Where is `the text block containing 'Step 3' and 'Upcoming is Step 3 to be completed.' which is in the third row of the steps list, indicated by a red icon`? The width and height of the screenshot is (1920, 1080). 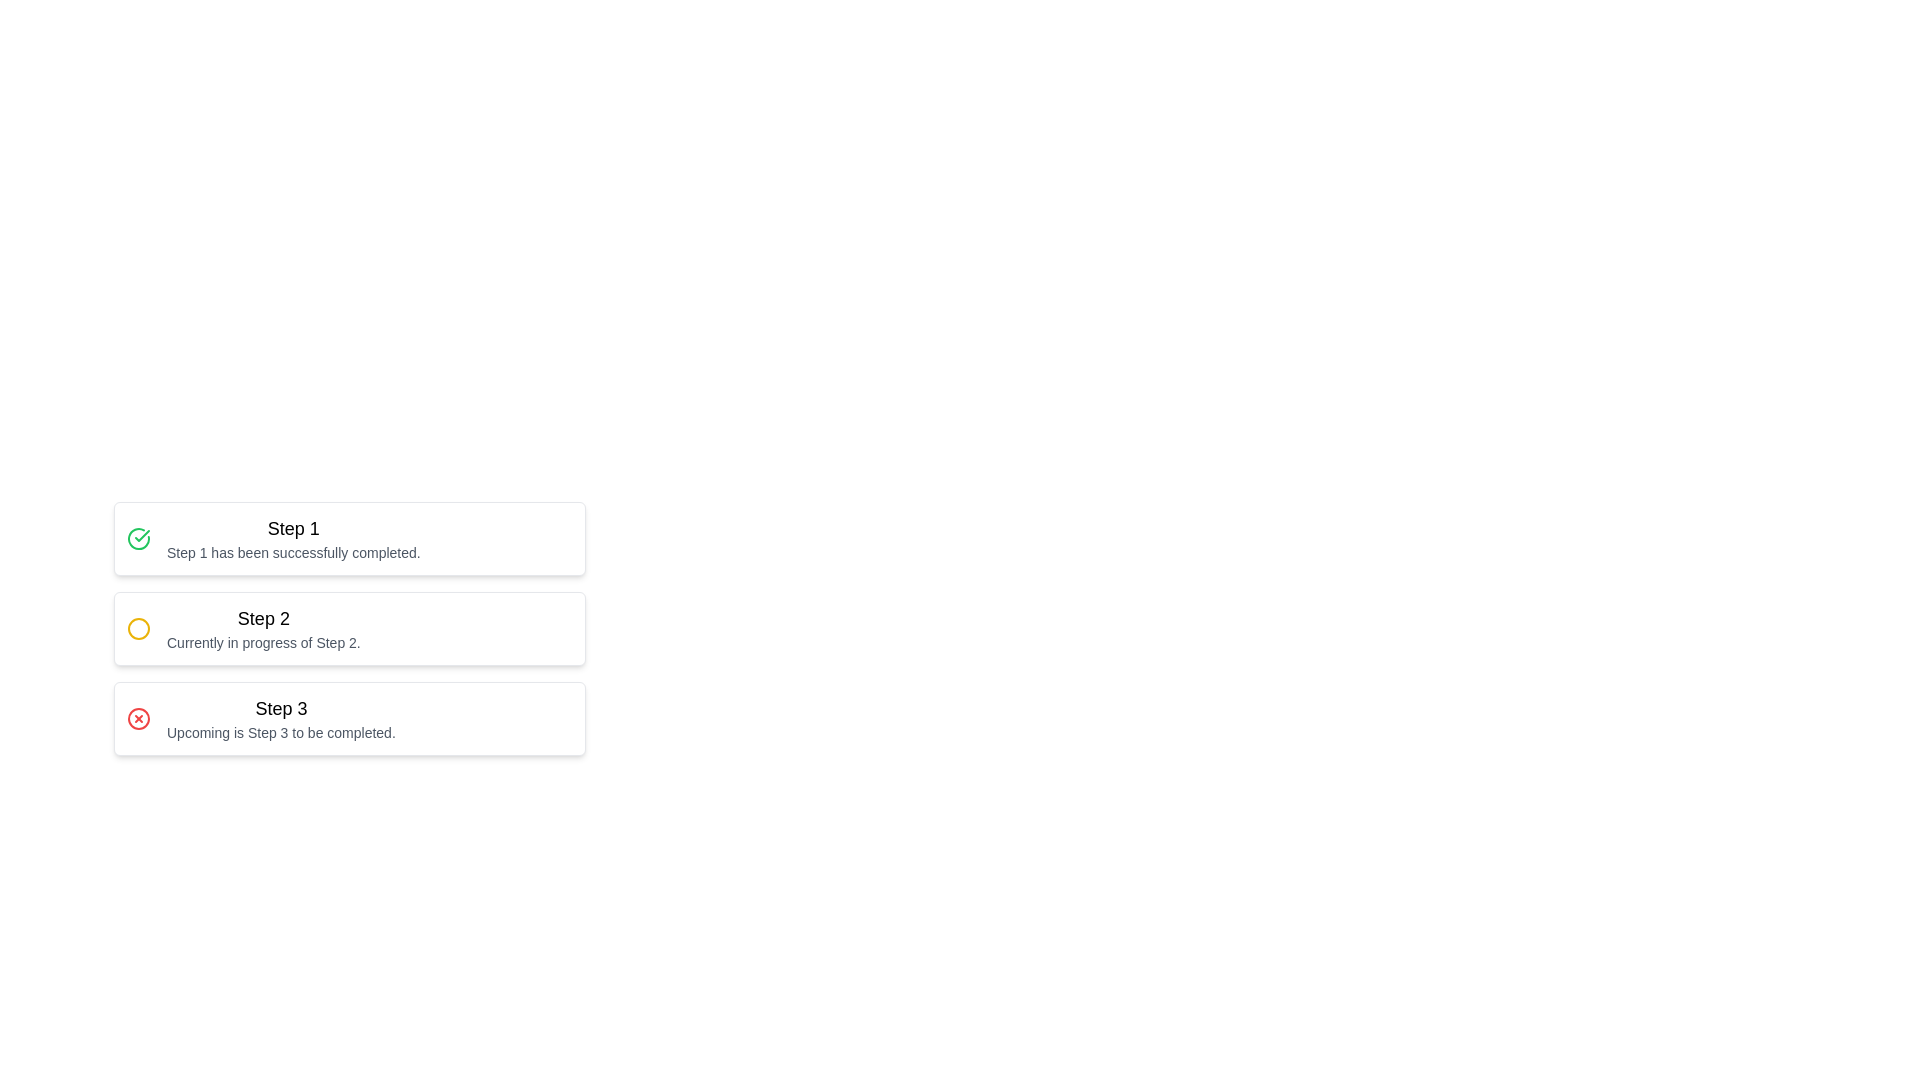
the text block containing 'Step 3' and 'Upcoming is Step 3 to be completed.' which is in the third row of the steps list, indicated by a red icon is located at coordinates (280, 717).